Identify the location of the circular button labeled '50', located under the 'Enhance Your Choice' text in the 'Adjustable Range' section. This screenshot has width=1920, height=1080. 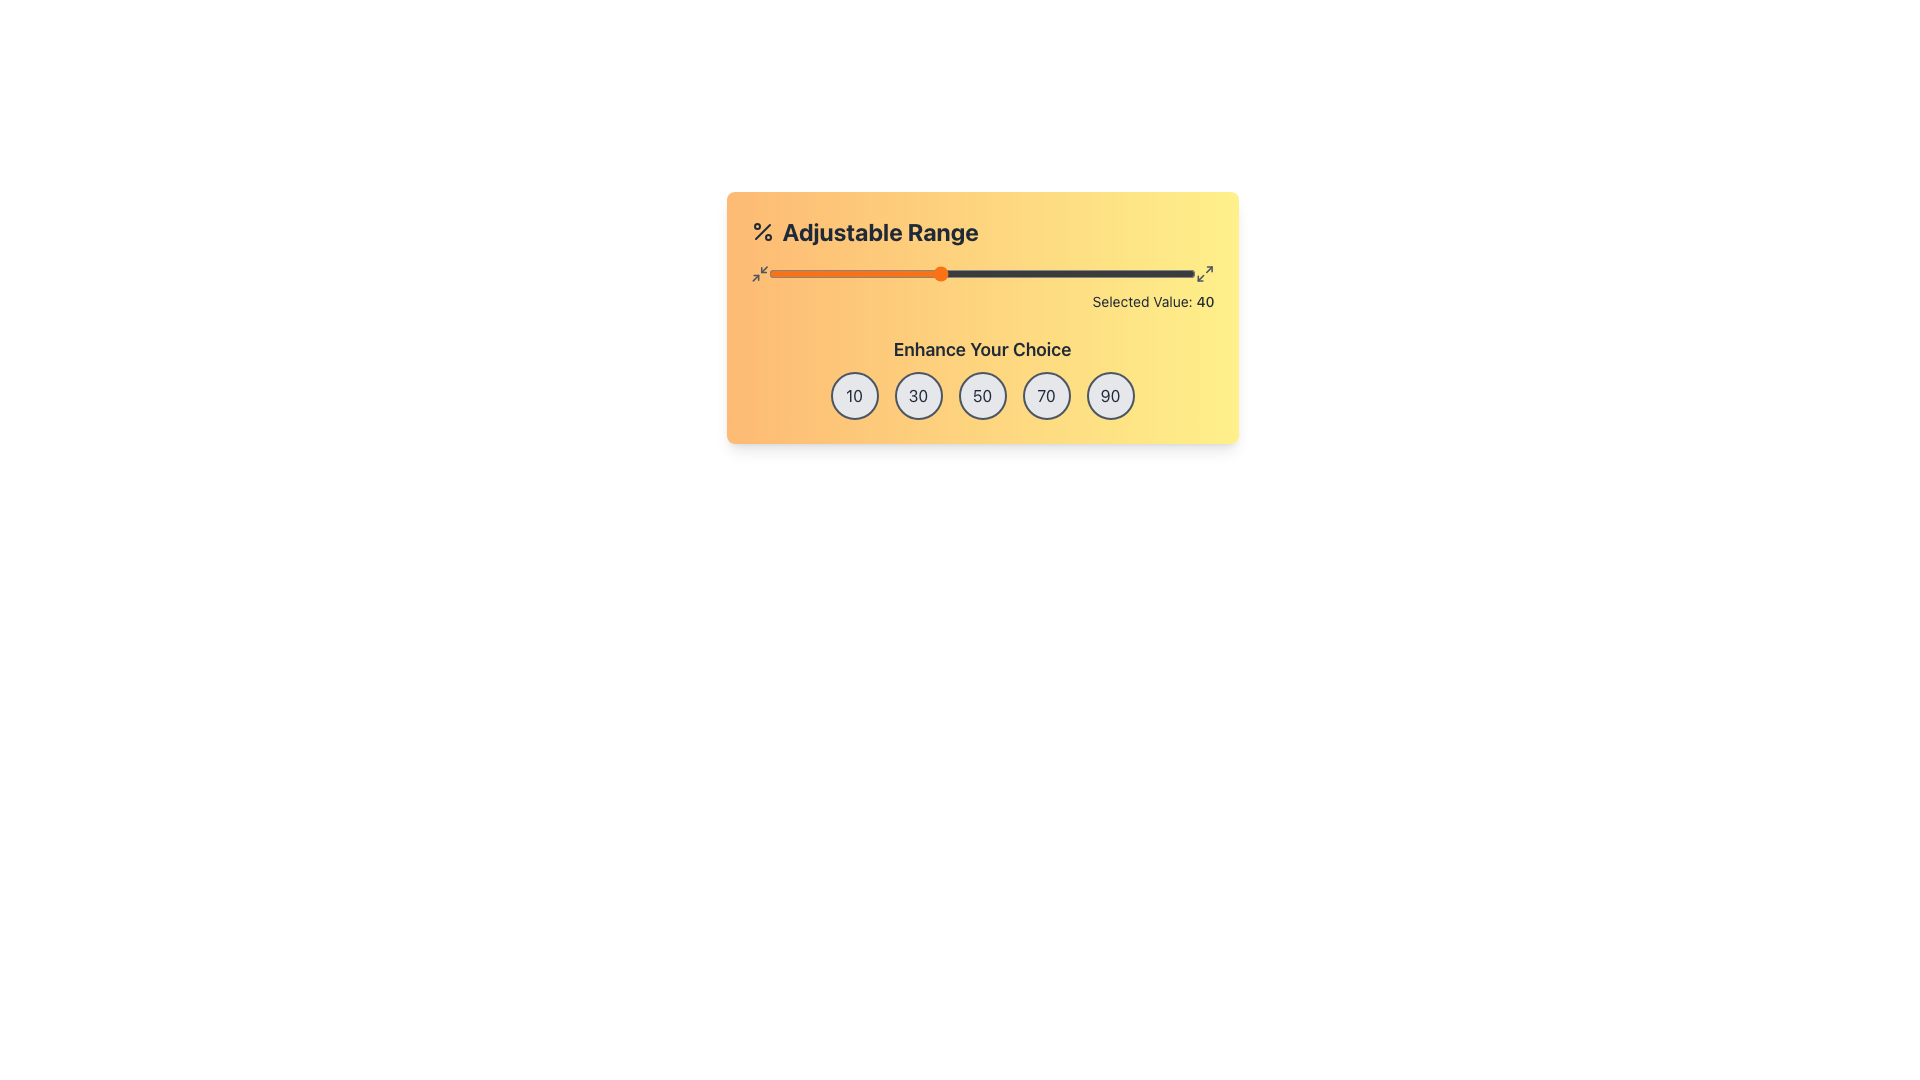
(982, 378).